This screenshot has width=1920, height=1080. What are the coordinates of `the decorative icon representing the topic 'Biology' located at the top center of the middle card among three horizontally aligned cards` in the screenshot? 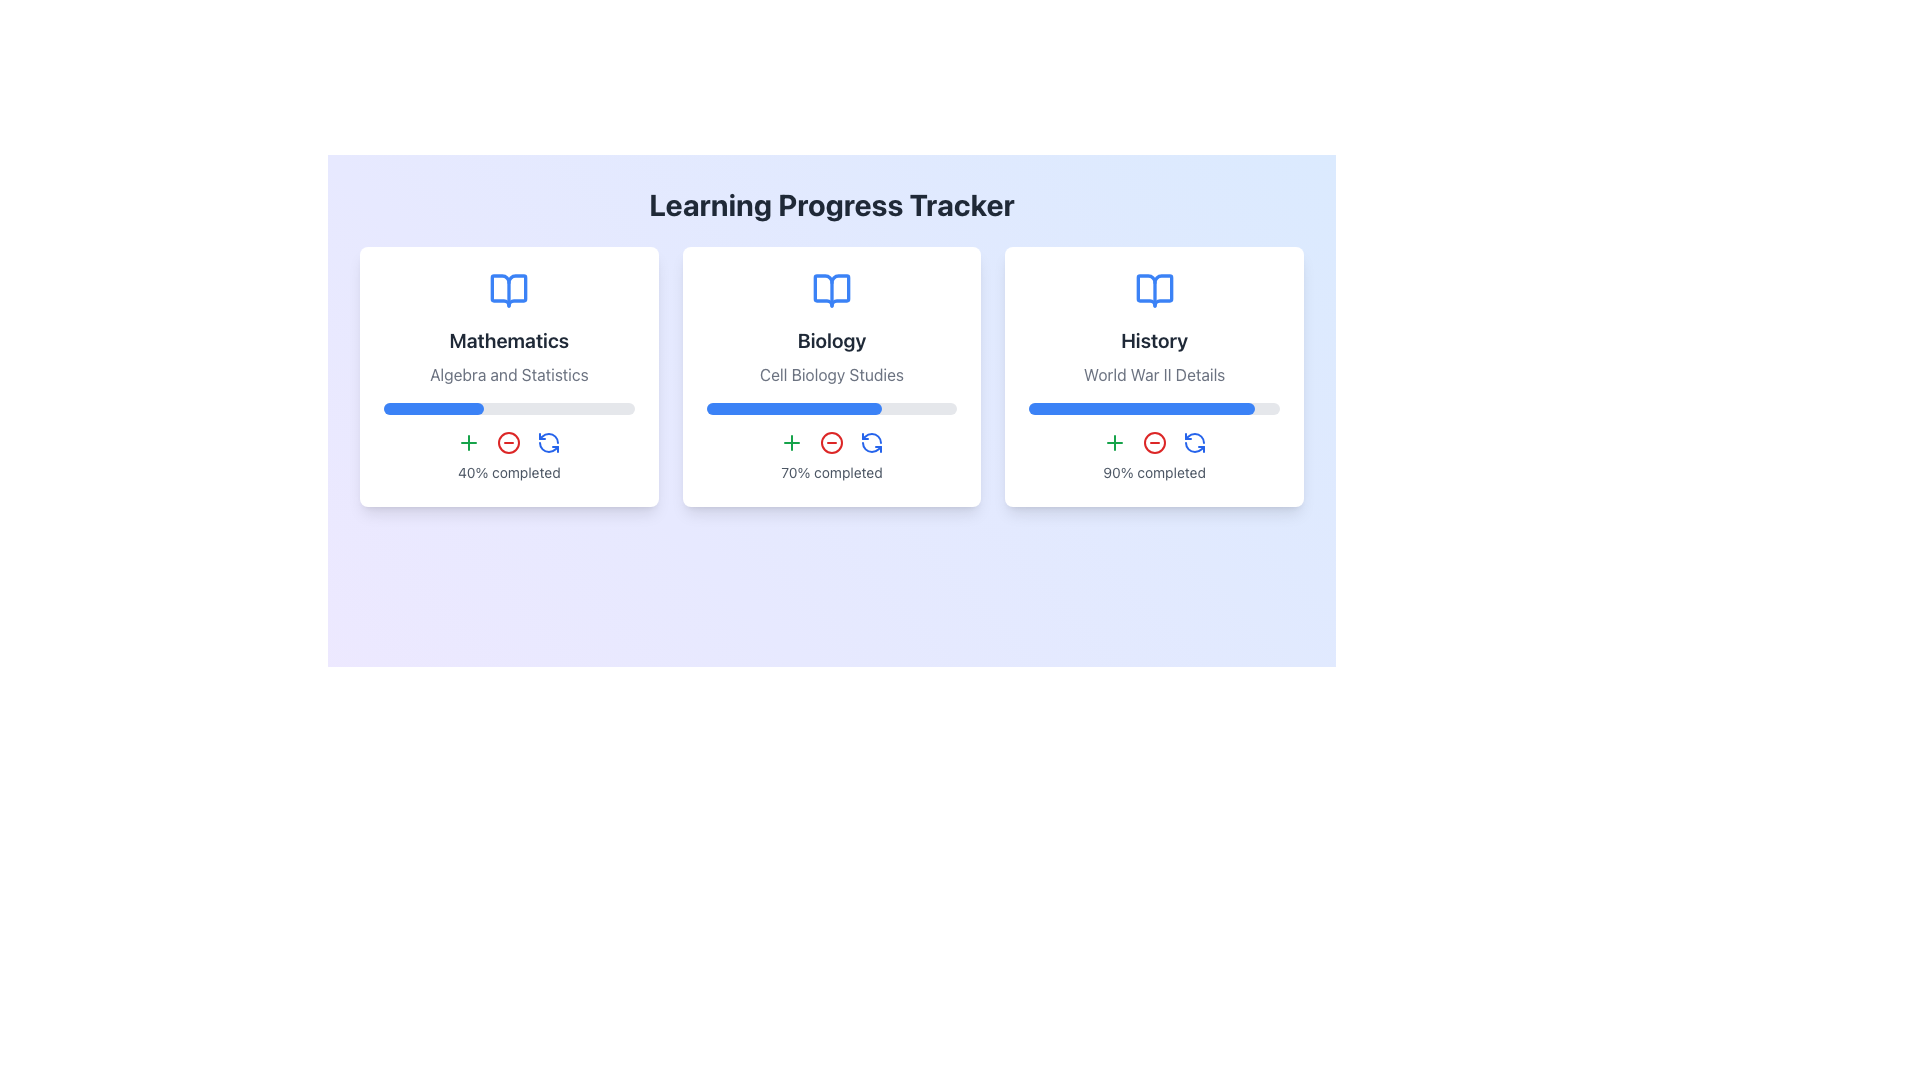 It's located at (831, 290).